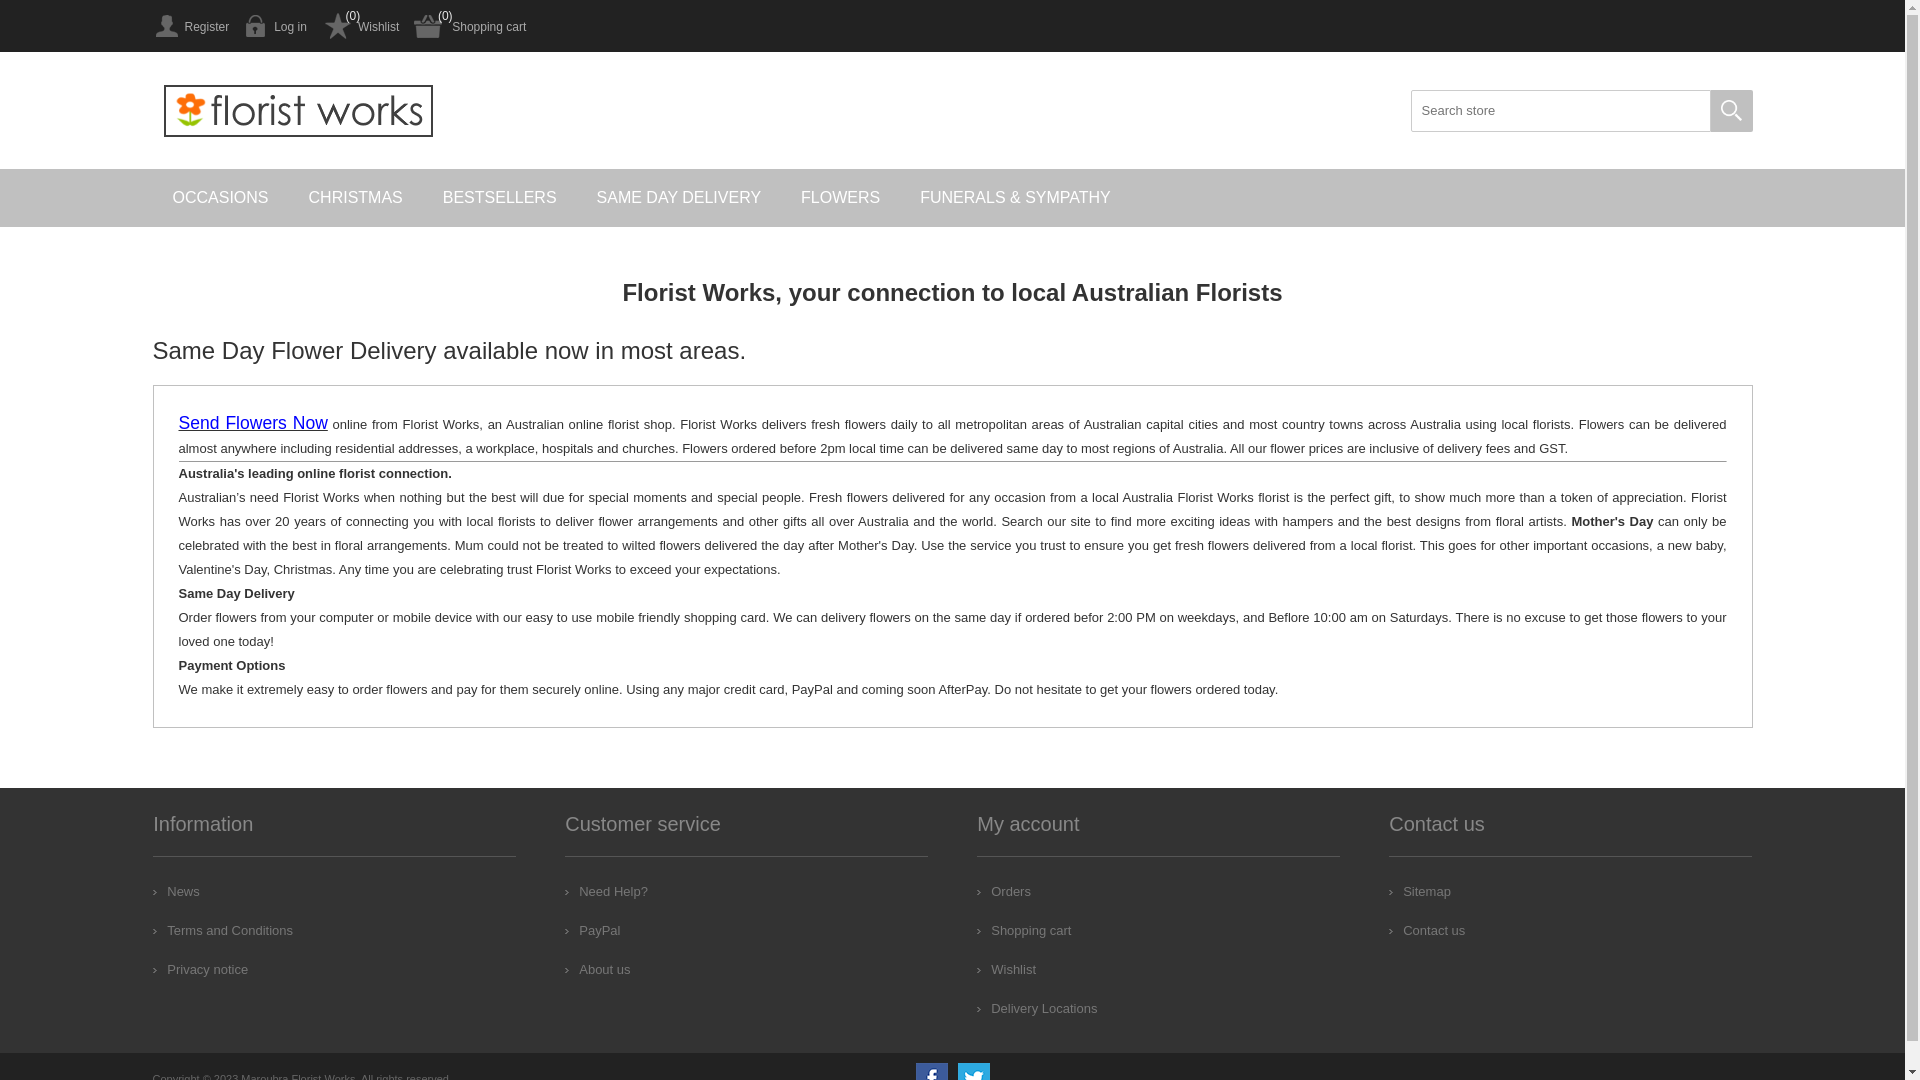  What do you see at coordinates (780, 197) in the screenshot?
I see `'FLOWERS'` at bounding box center [780, 197].